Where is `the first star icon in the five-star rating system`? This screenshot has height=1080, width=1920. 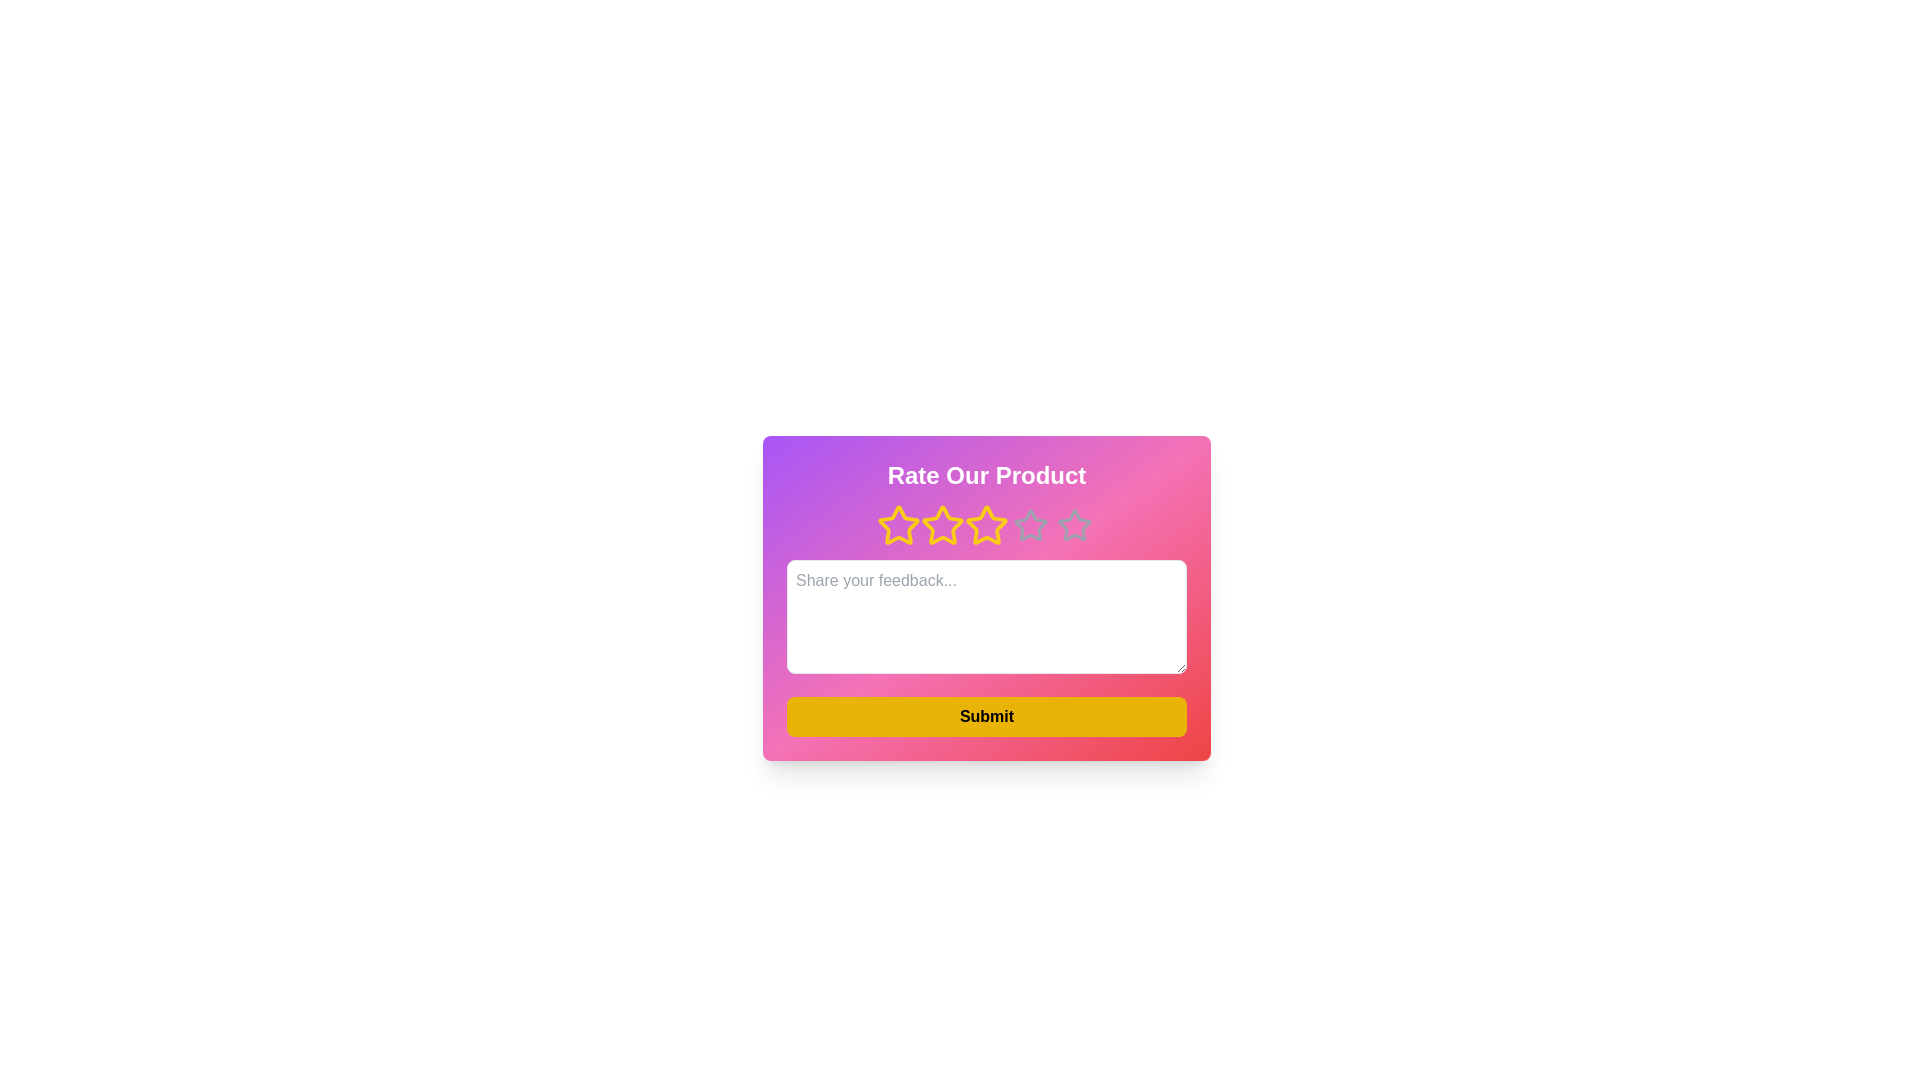
the first star icon in the five-star rating system is located at coordinates (897, 524).